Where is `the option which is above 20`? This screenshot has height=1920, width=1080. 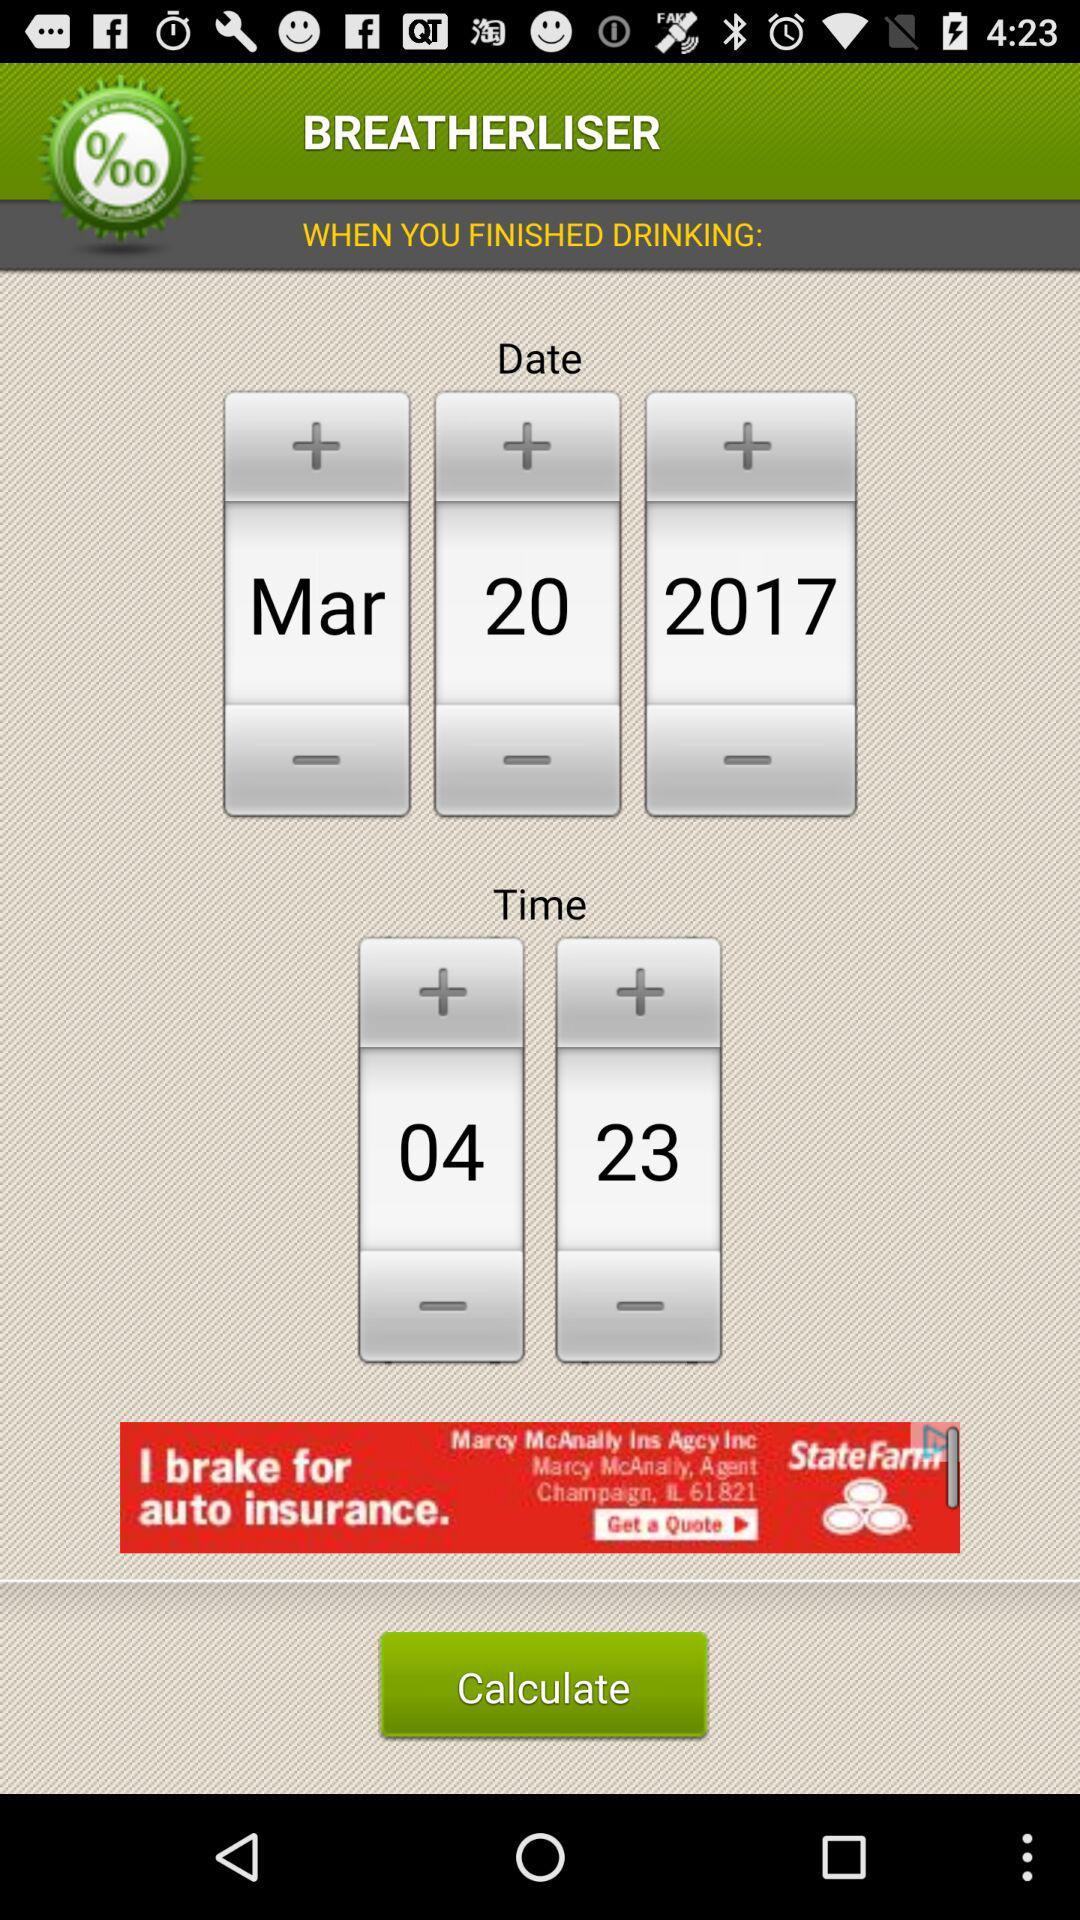 the option which is above 20 is located at coordinates (526, 442).